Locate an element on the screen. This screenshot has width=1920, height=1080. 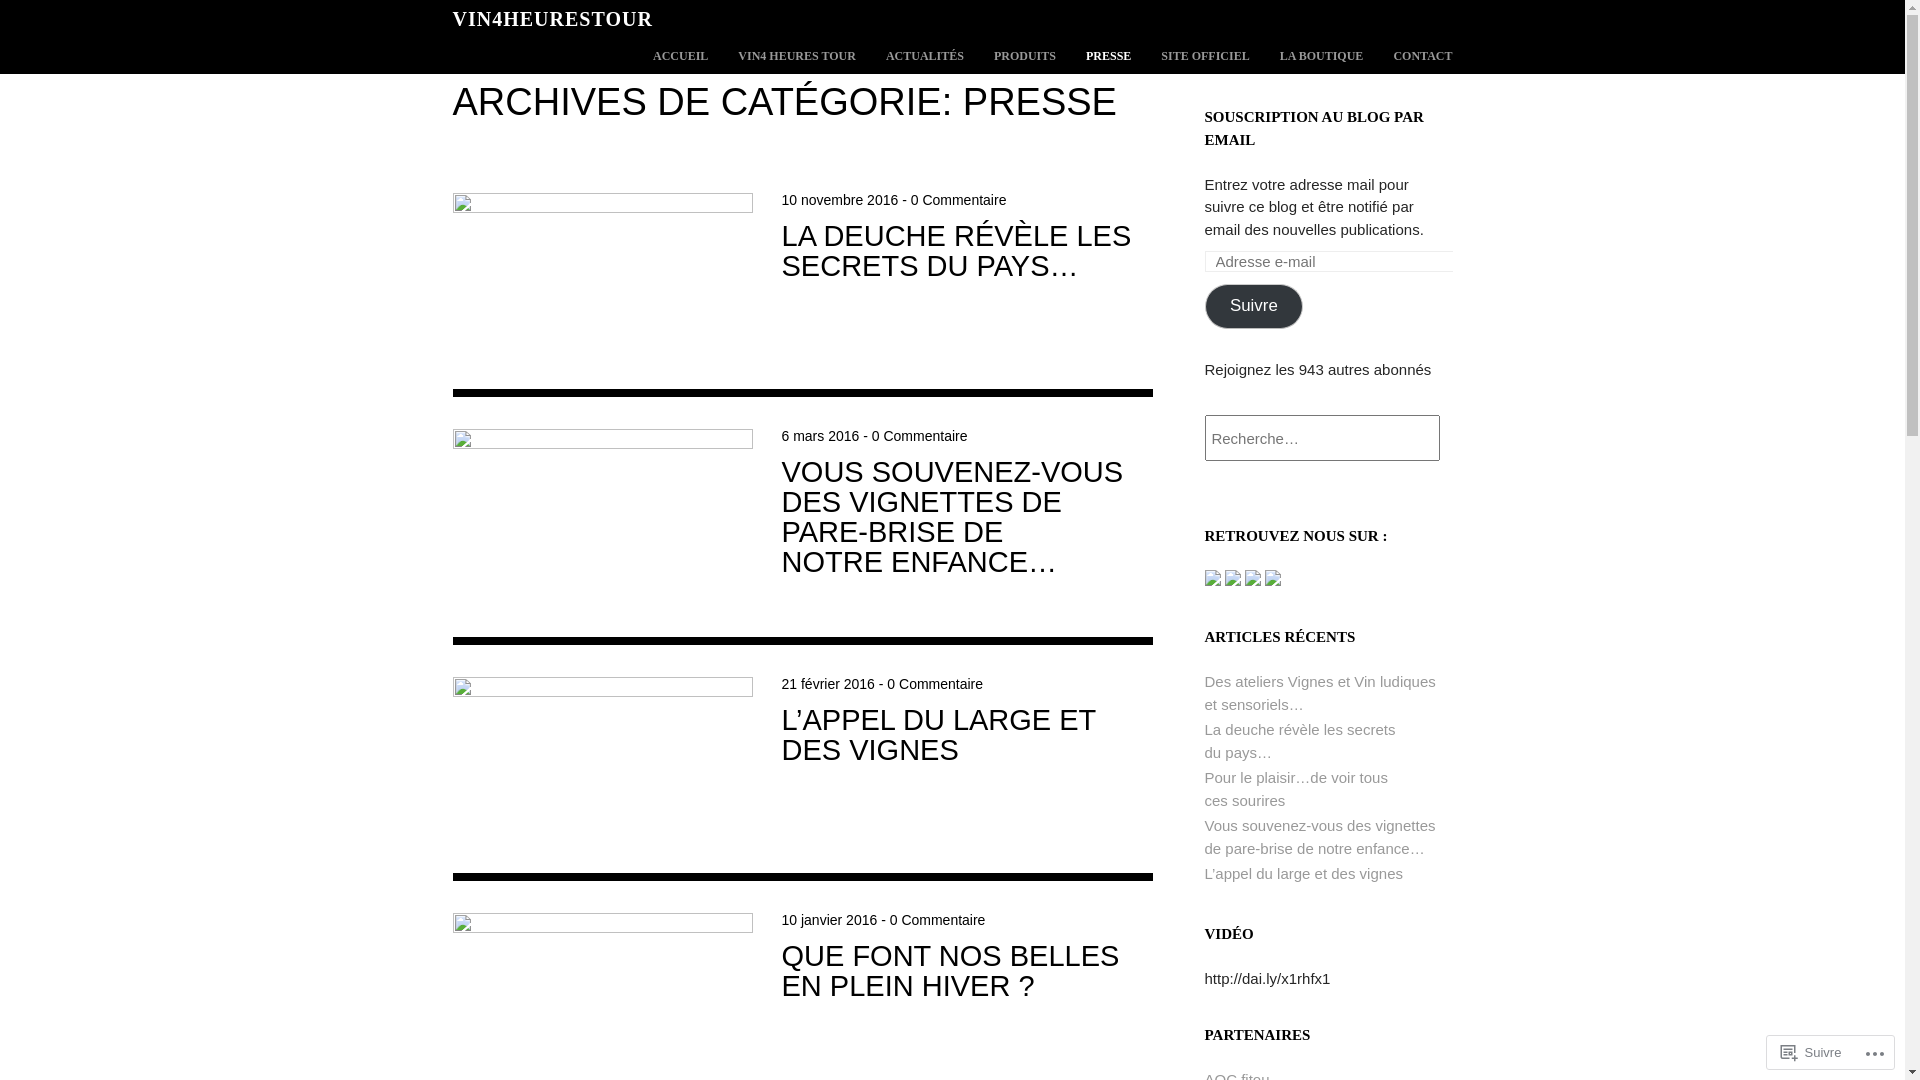
'LA BOUTIQUE' is located at coordinates (1321, 55).